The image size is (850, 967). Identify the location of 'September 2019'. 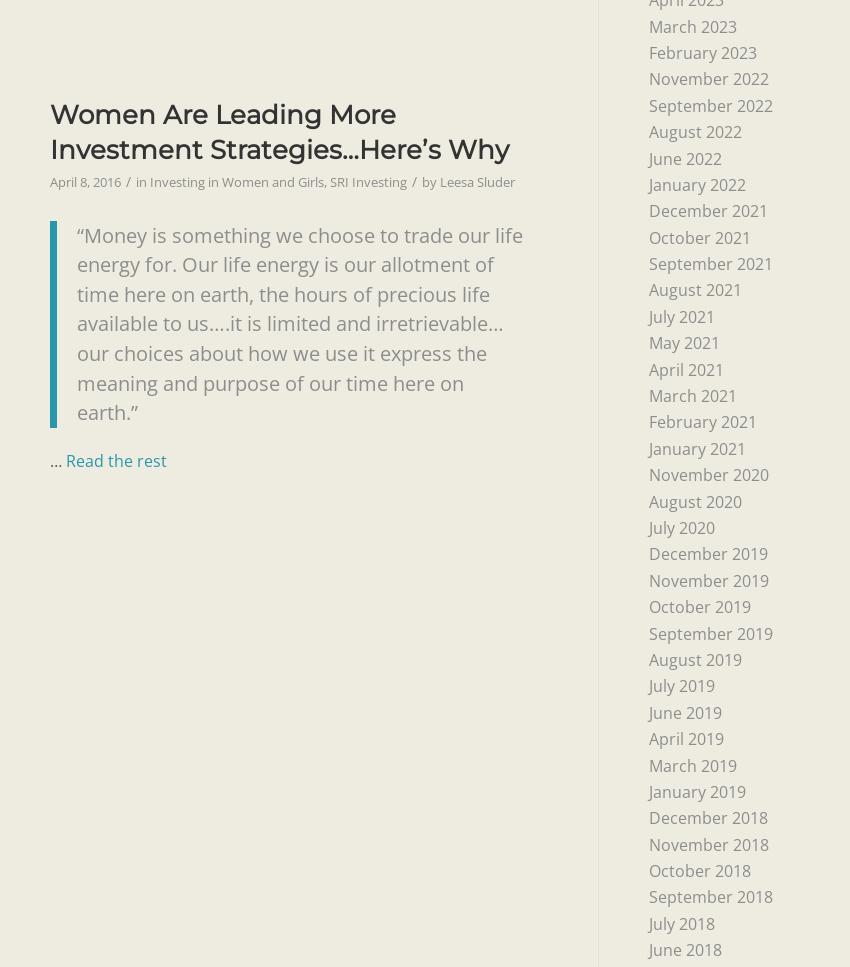
(709, 632).